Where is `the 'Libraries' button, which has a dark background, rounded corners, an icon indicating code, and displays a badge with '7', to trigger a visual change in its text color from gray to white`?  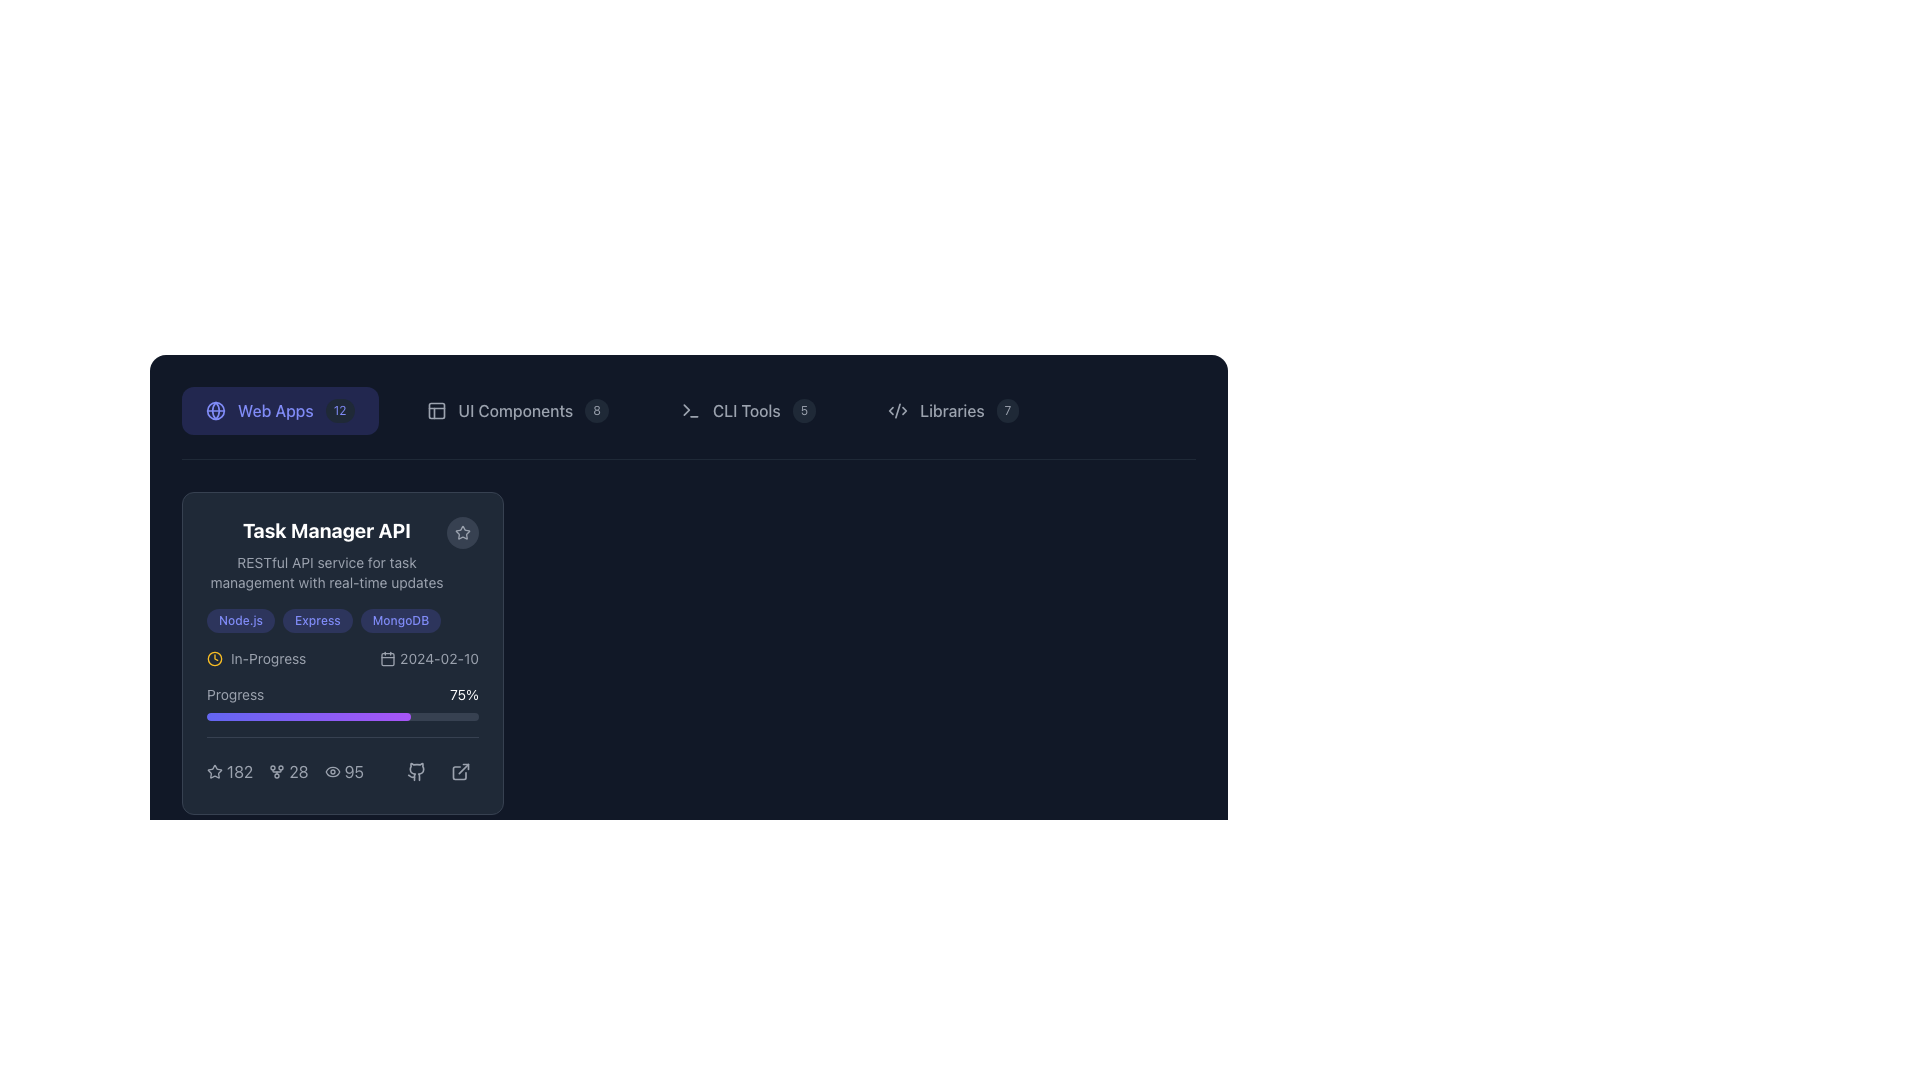 the 'Libraries' button, which has a dark background, rounded corners, an icon indicating code, and displays a badge with '7', to trigger a visual change in its text color from gray to white is located at coordinates (952, 410).